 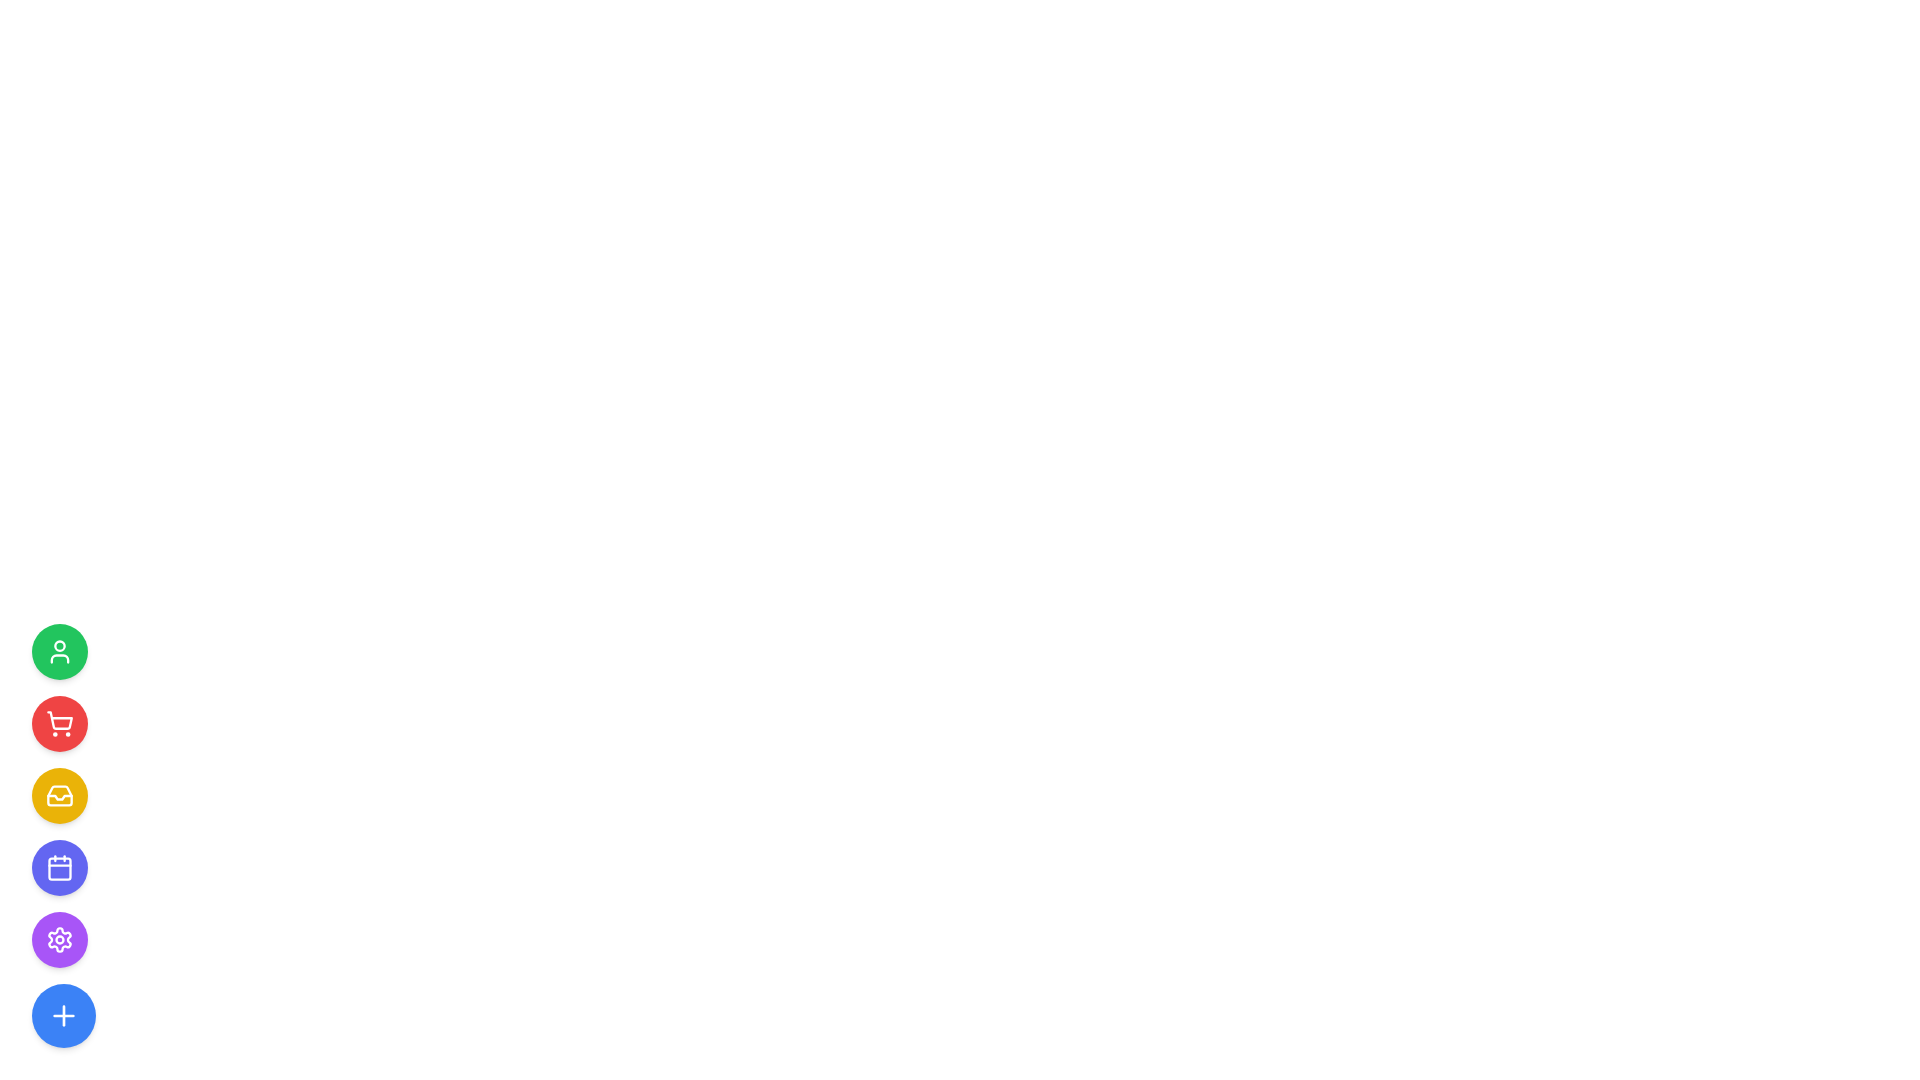 I want to click on the shopping cart button located in the sidebar, which is the second button from the top, so click(x=59, y=724).